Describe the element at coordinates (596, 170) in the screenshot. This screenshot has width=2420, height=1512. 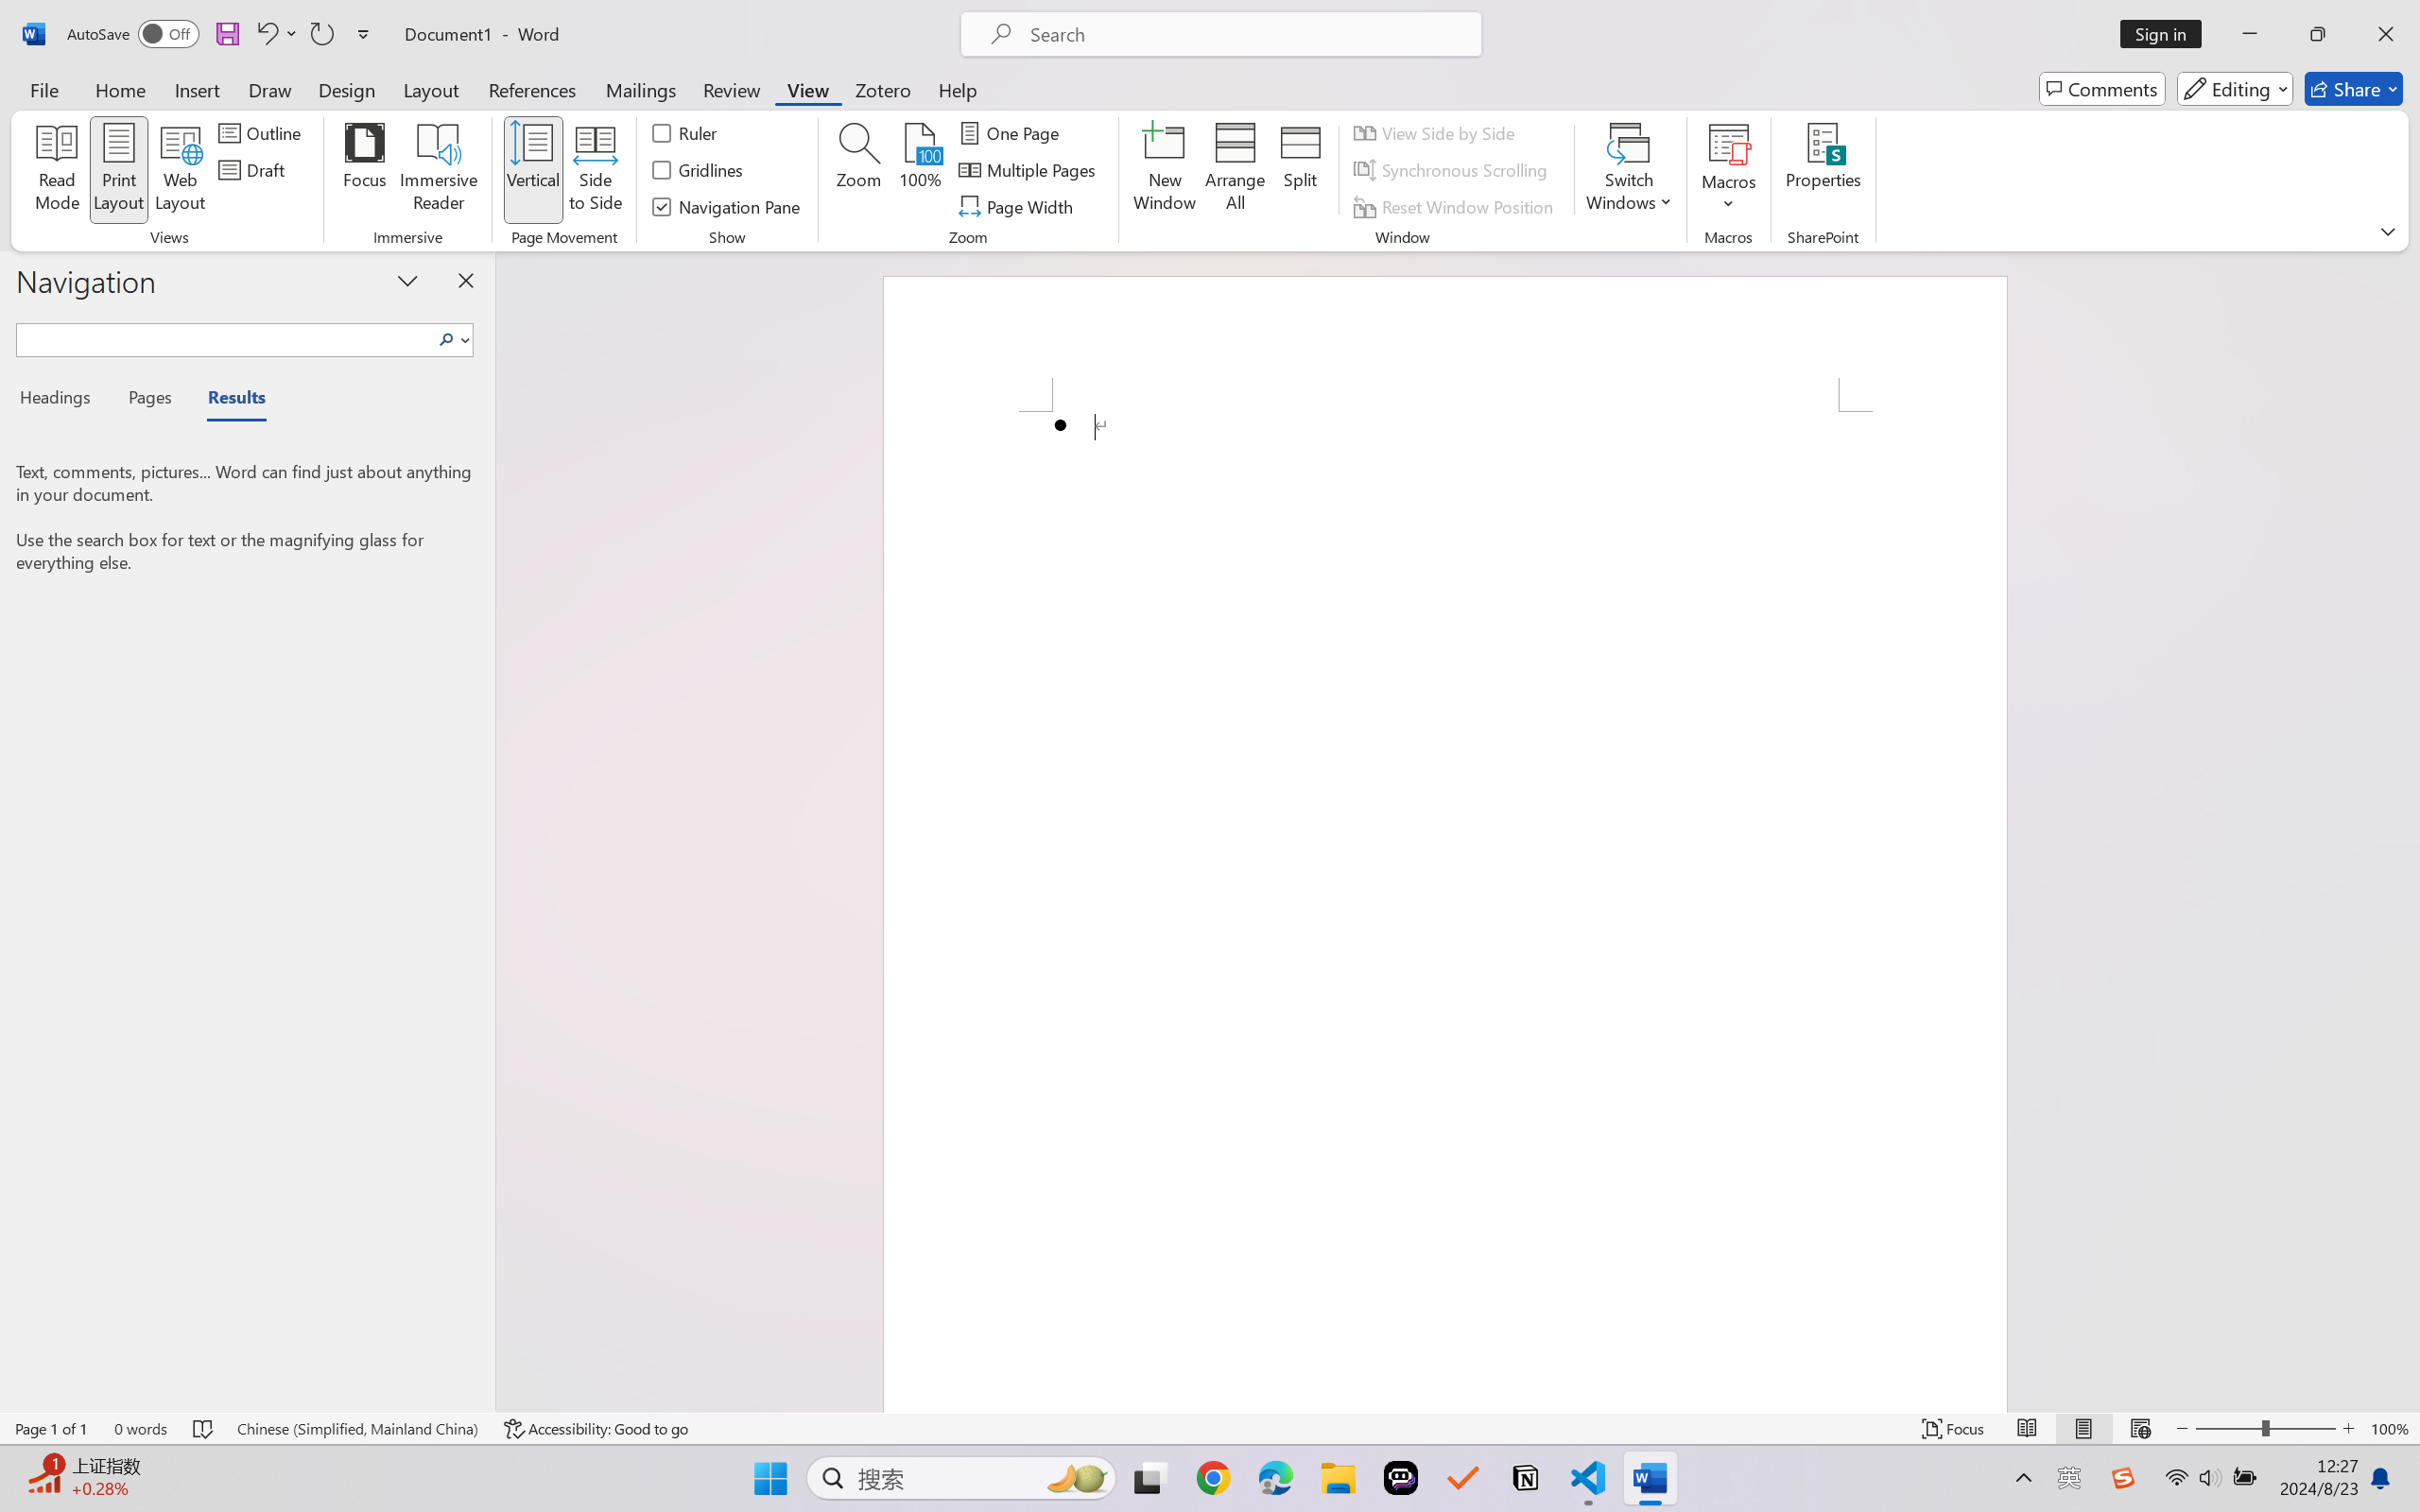
I see `'Side to Side'` at that location.